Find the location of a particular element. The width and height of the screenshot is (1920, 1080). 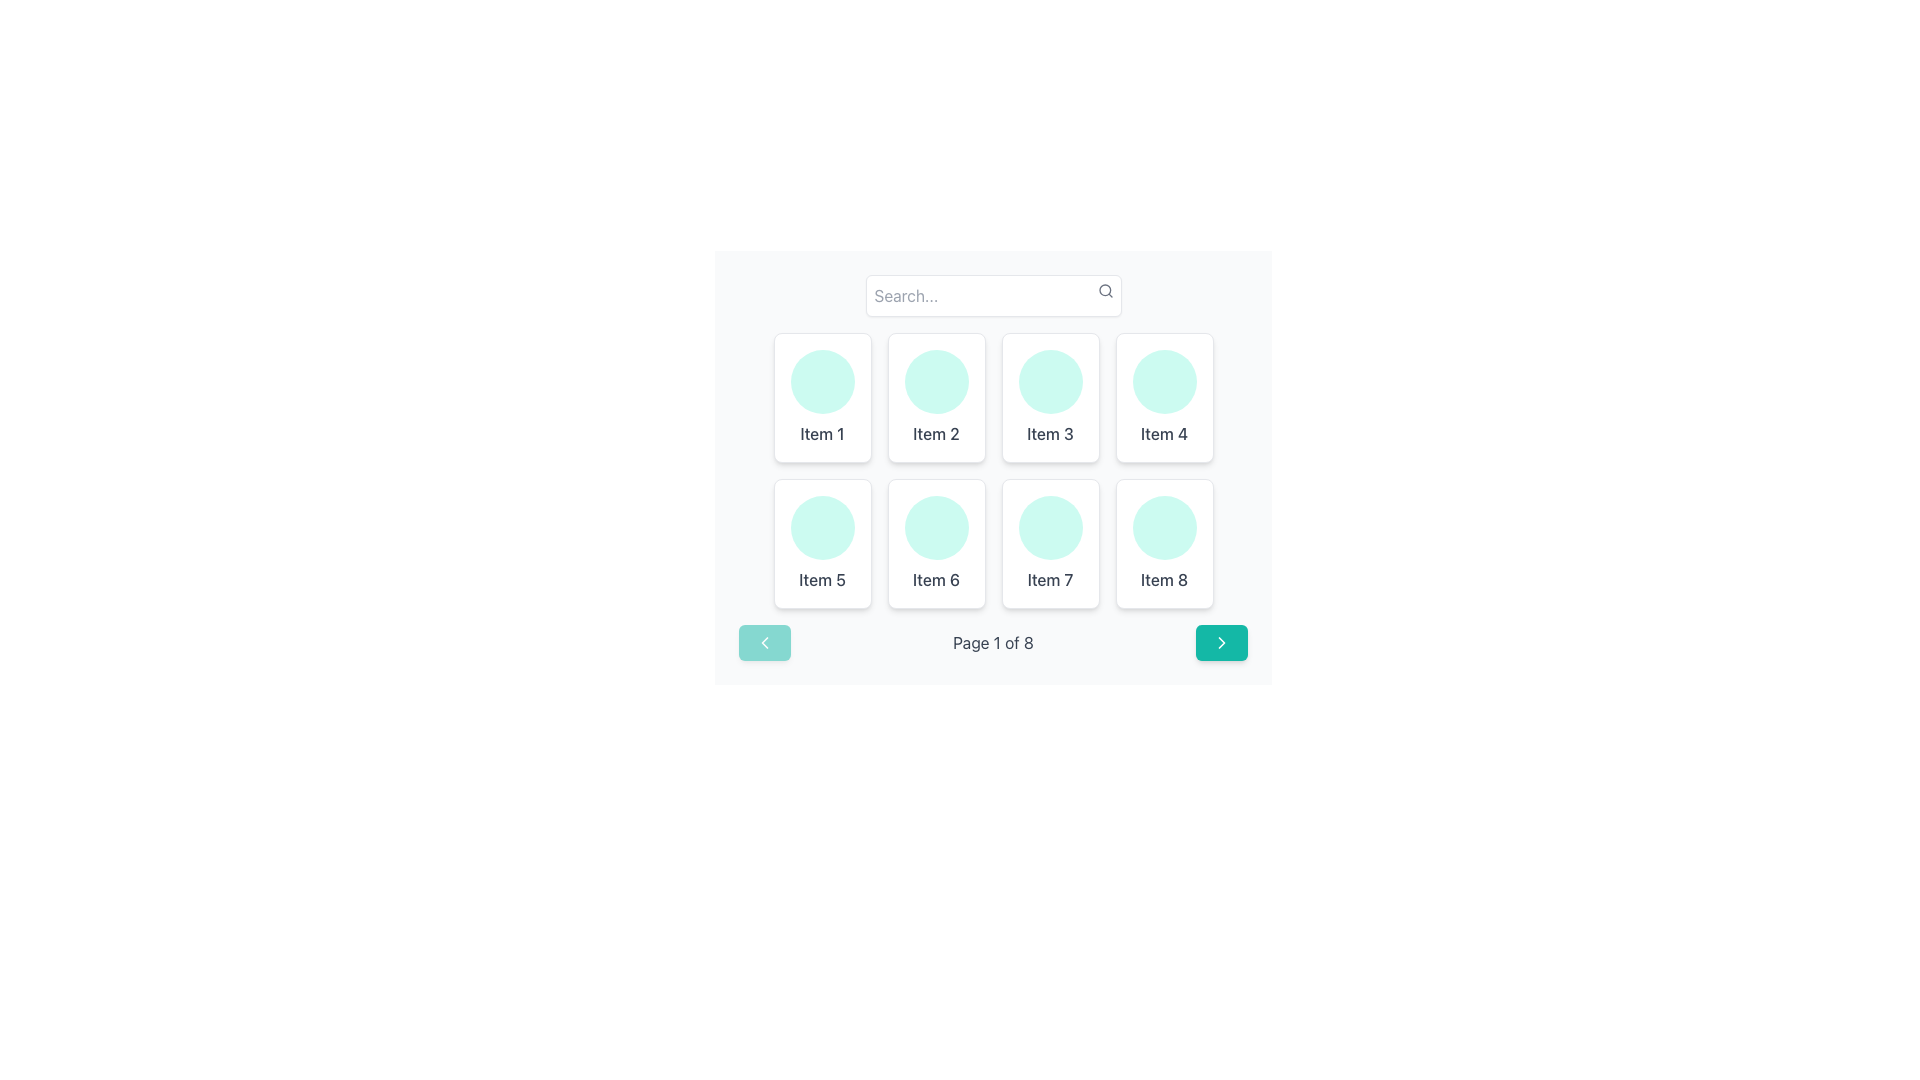

the text label displaying 'Item 1', which is styled with a medium gray font and positioned at the bottom of the top-left card in a grid layout is located at coordinates (822, 433).